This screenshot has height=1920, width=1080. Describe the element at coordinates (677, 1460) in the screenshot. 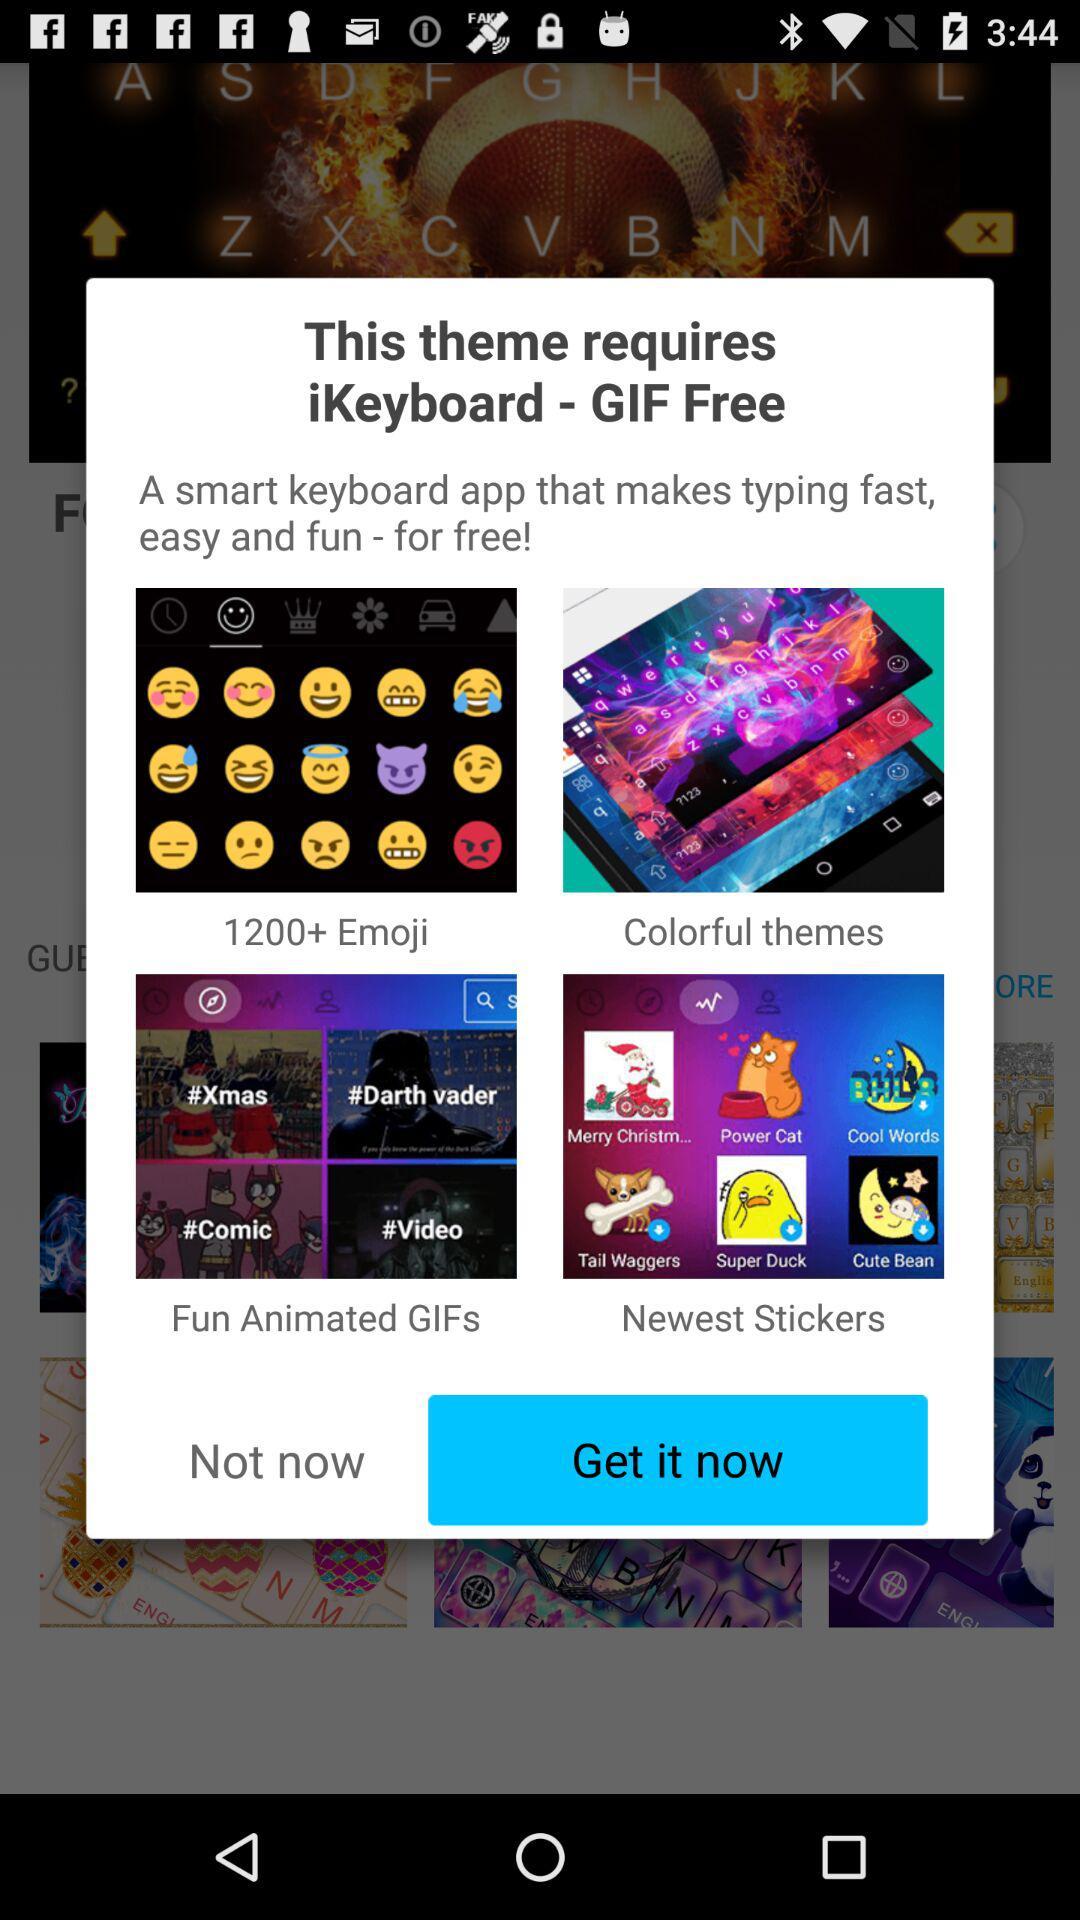

I see `the item to the right of the not now` at that location.